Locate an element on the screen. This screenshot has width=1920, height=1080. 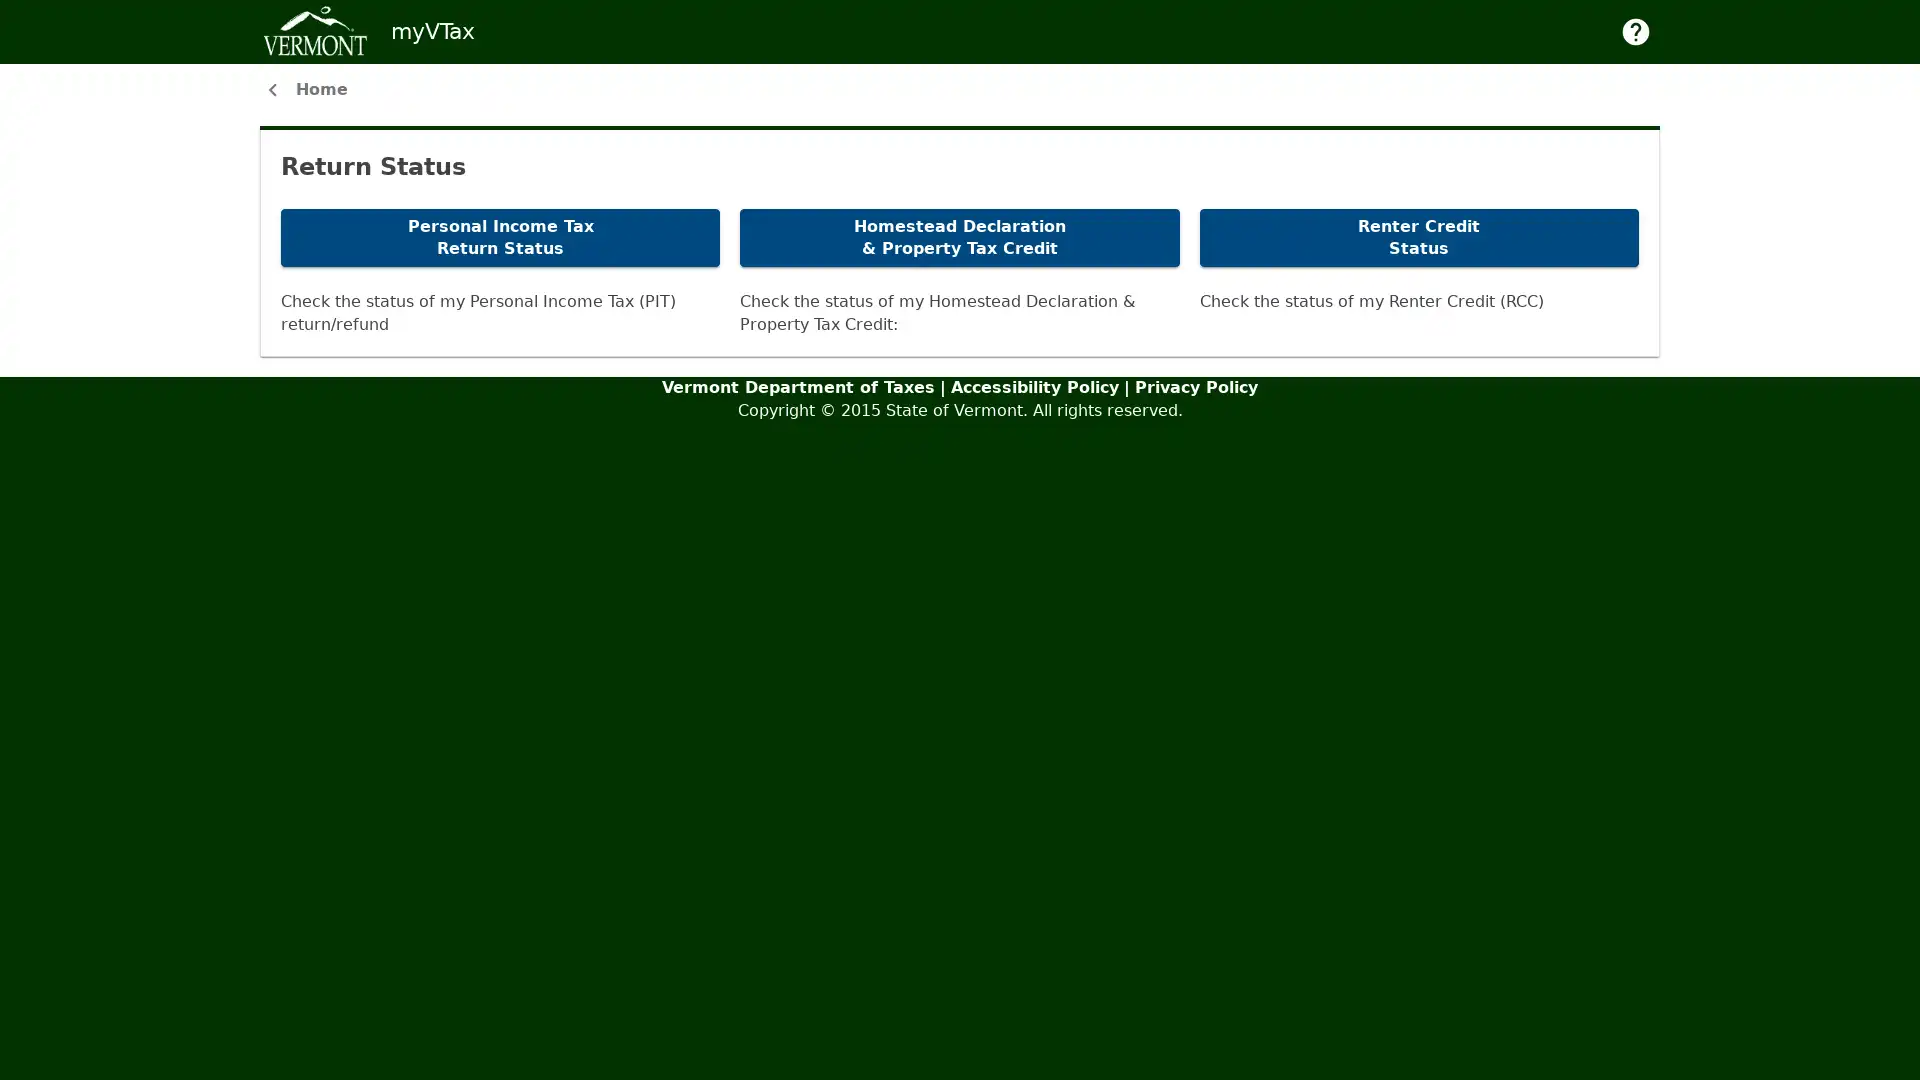
Renter Credit Status is located at coordinates (1418, 236).